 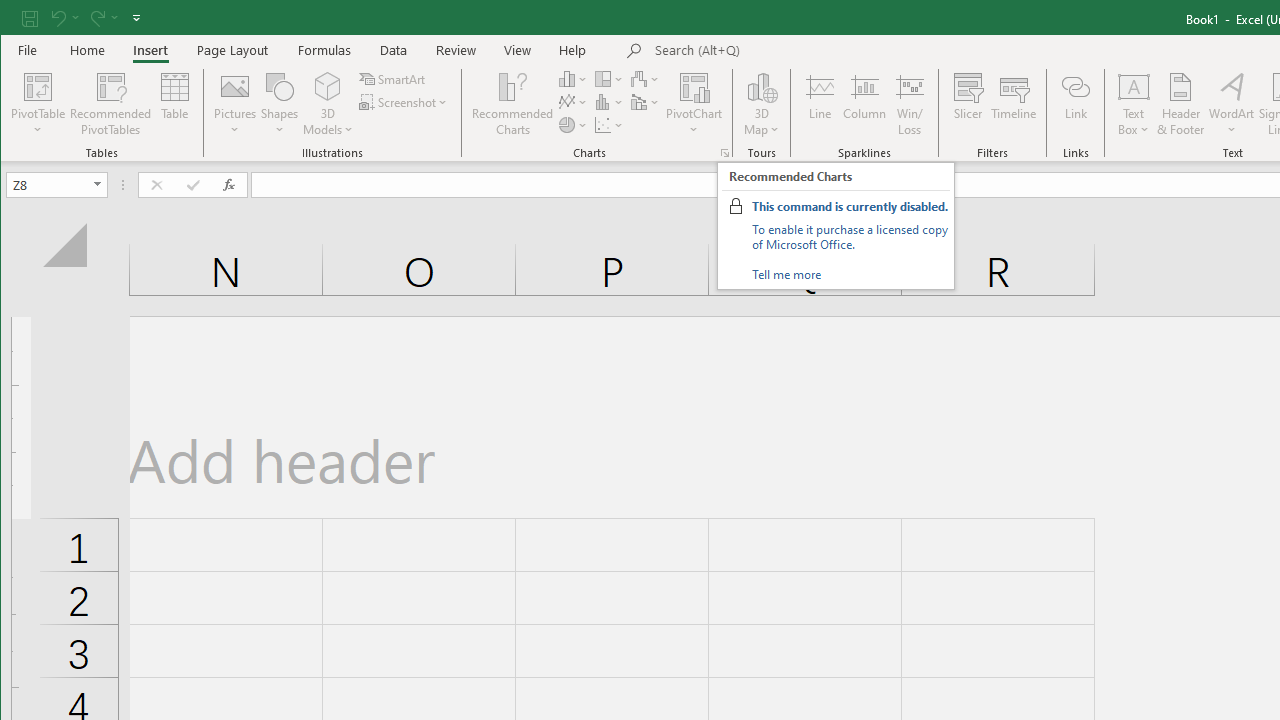 What do you see at coordinates (608, 78) in the screenshot?
I see `'Insert Hierarchy Chart'` at bounding box center [608, 78].